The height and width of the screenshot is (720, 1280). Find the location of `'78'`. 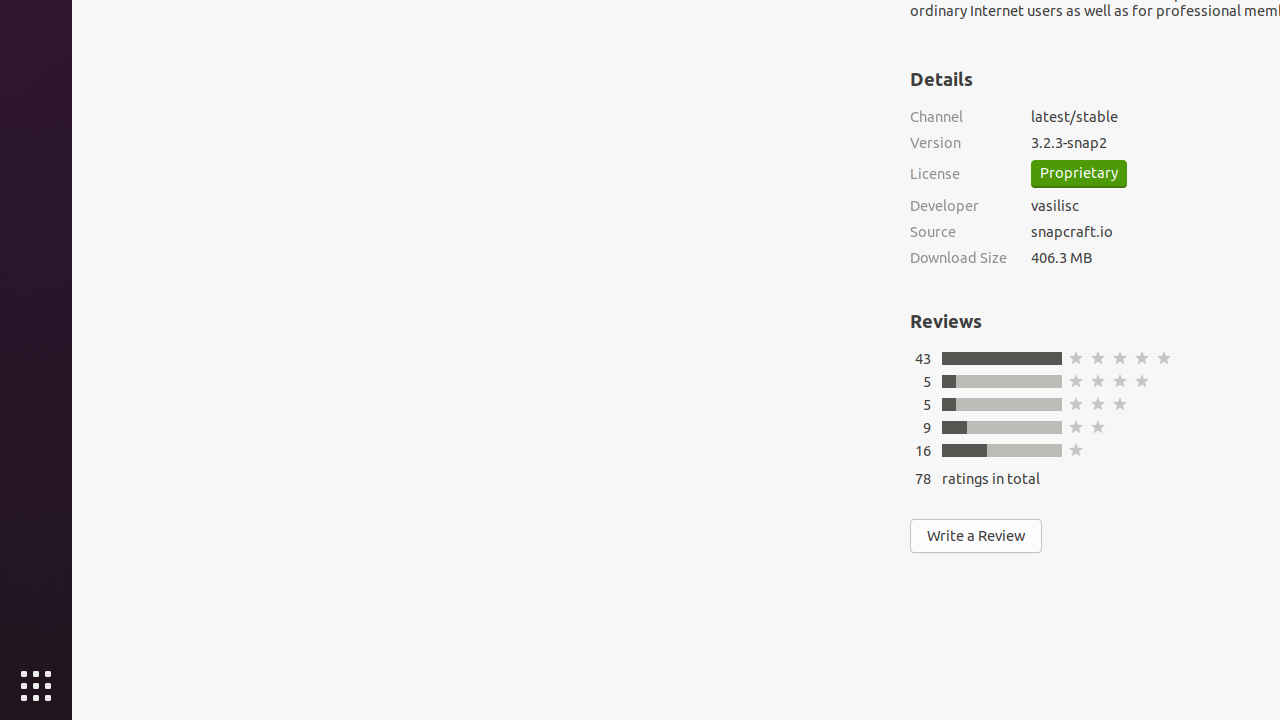

'78' is located at coordinates (922, 478).